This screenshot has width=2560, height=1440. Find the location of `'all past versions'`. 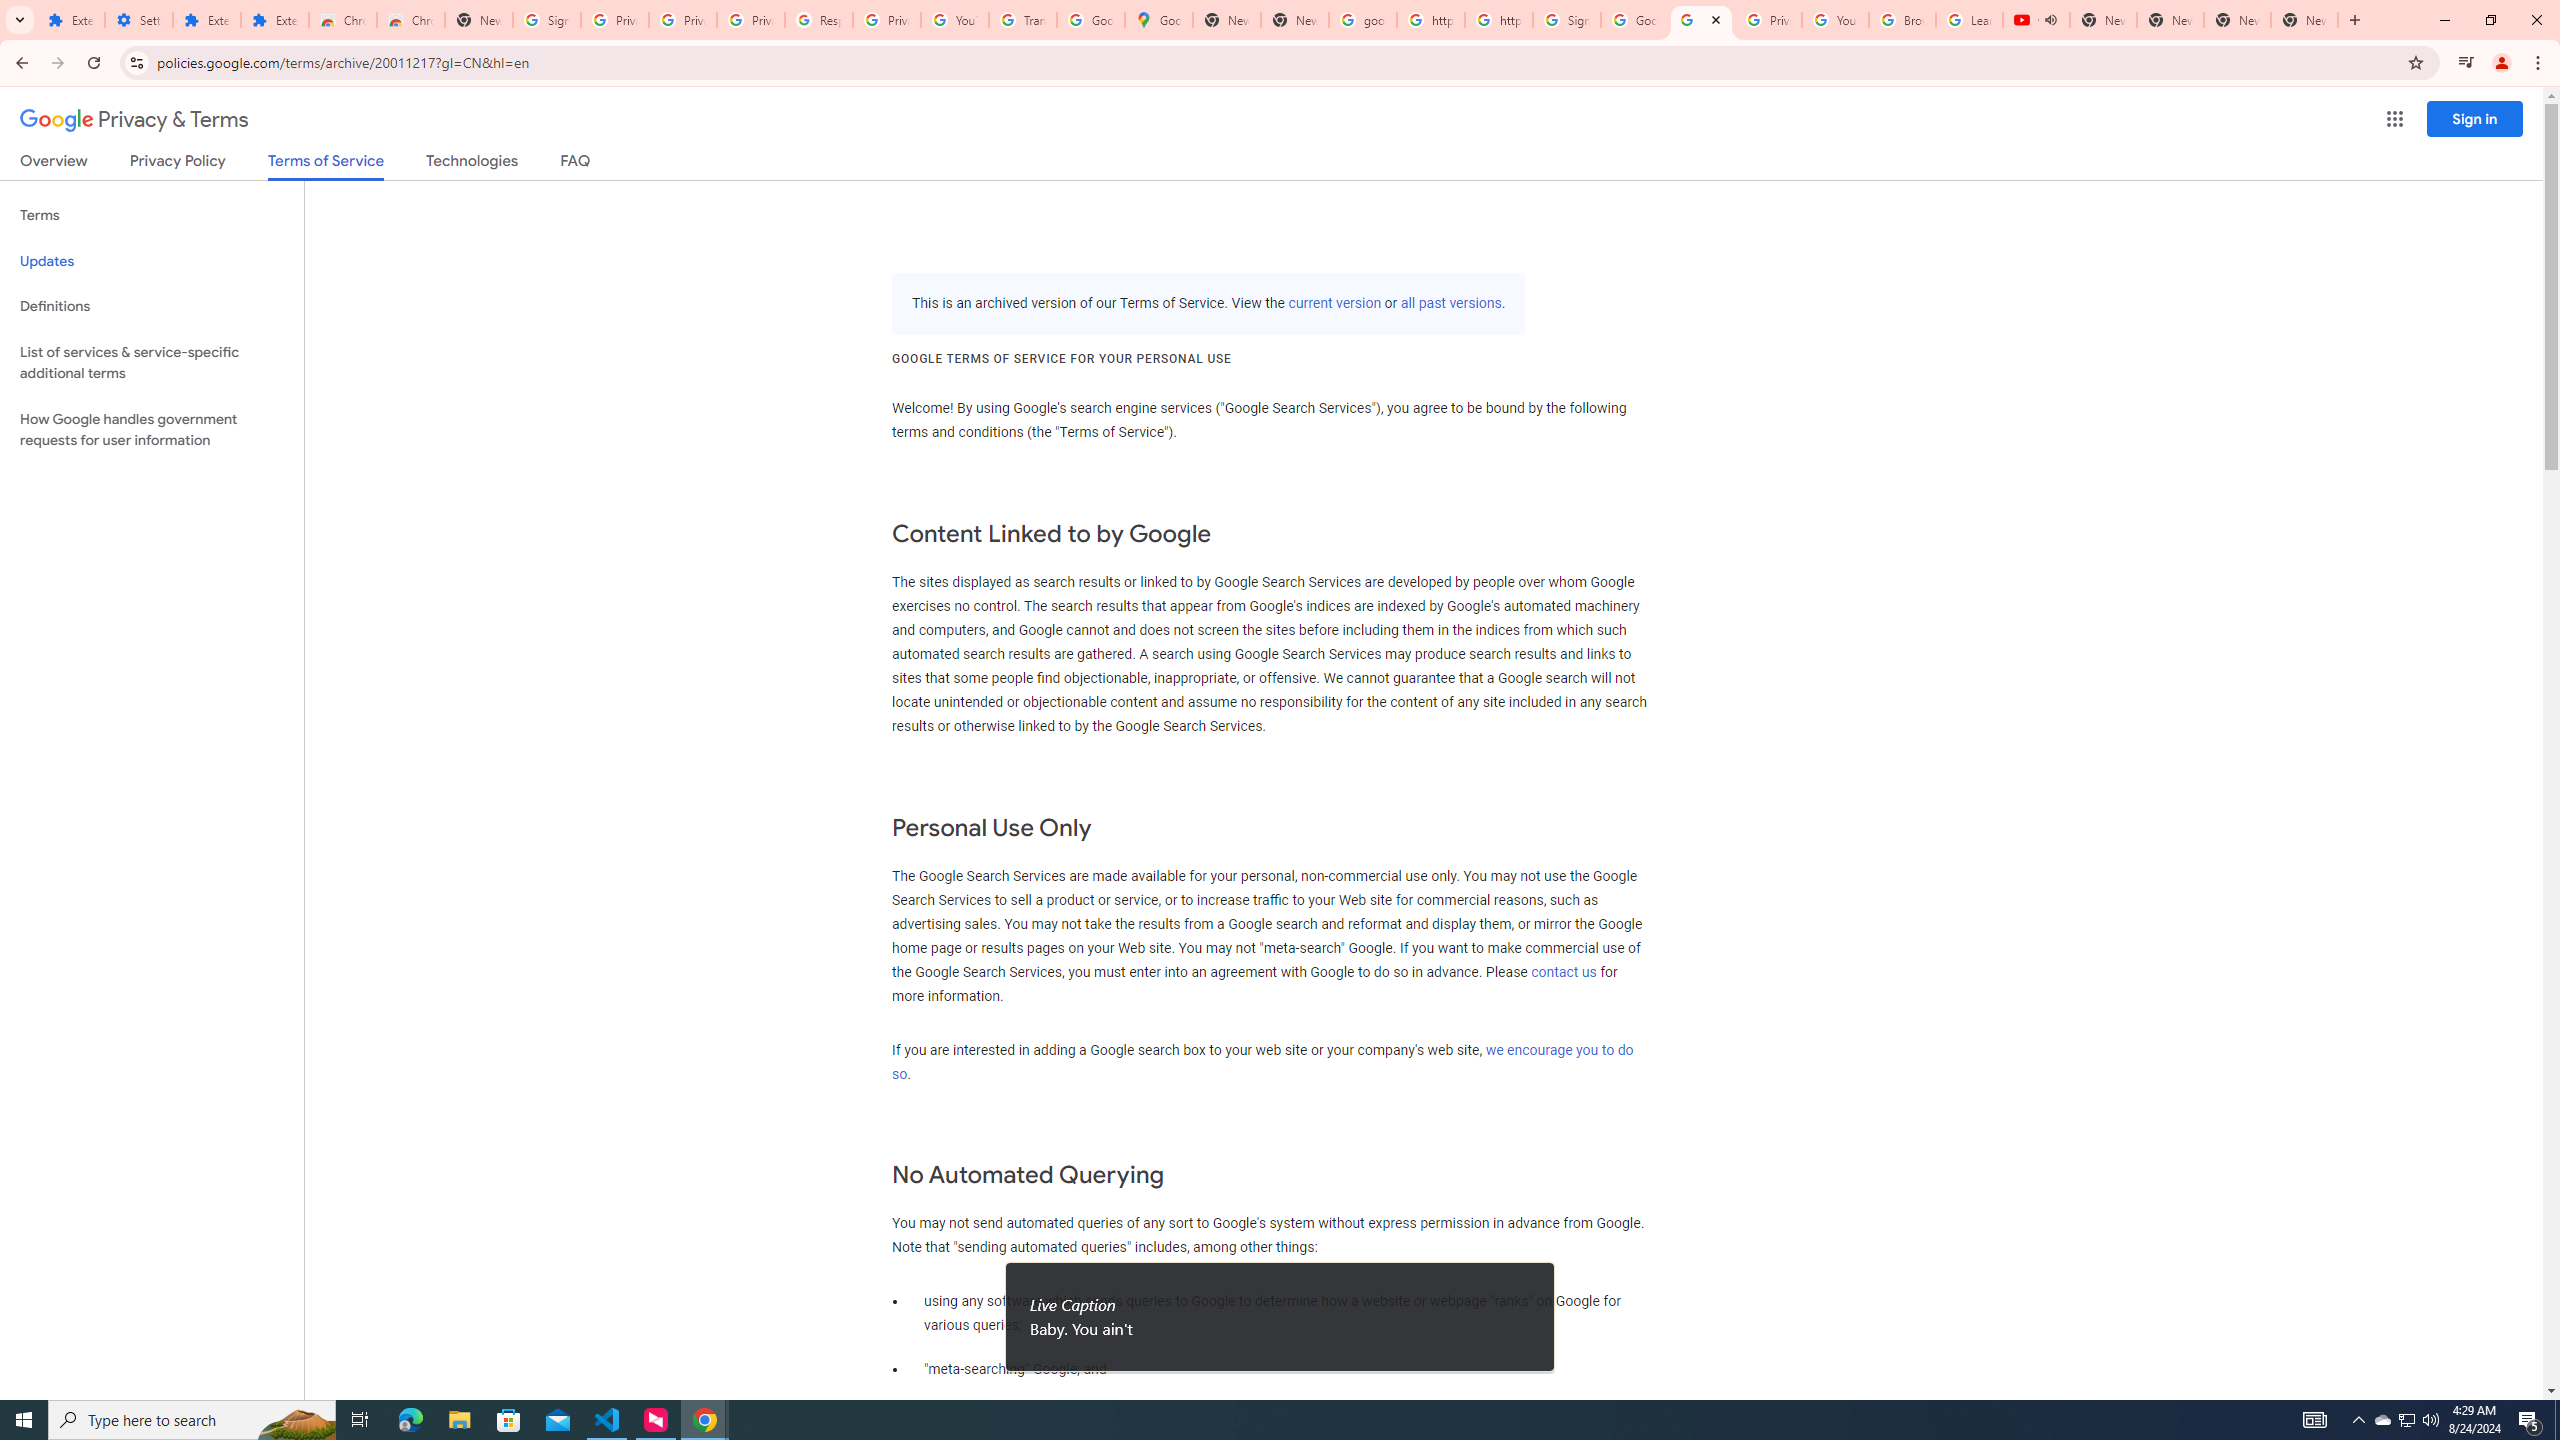

'all past versions' is located at coordinates (1451, 302).